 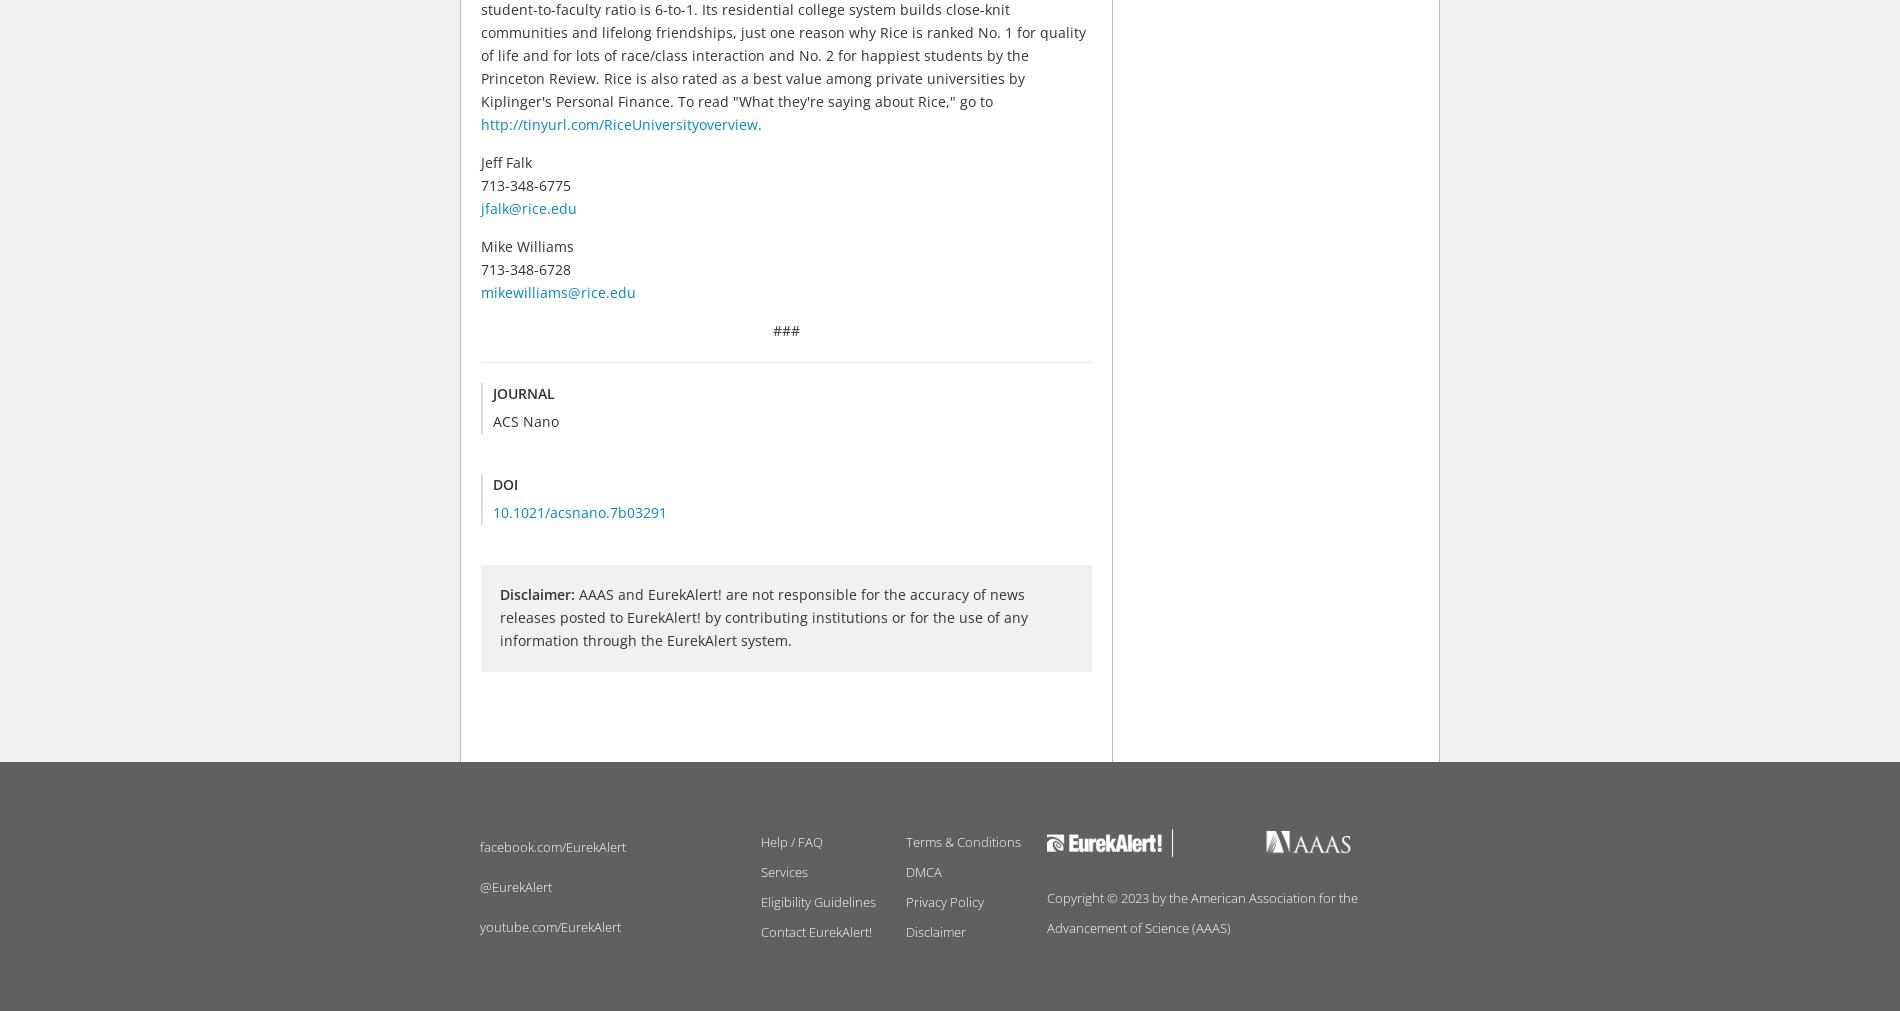 I want to click on 'Copyright © 2023 by the American Association for the Advancement of Science (AAAS)', so click(x=1200, y=912).